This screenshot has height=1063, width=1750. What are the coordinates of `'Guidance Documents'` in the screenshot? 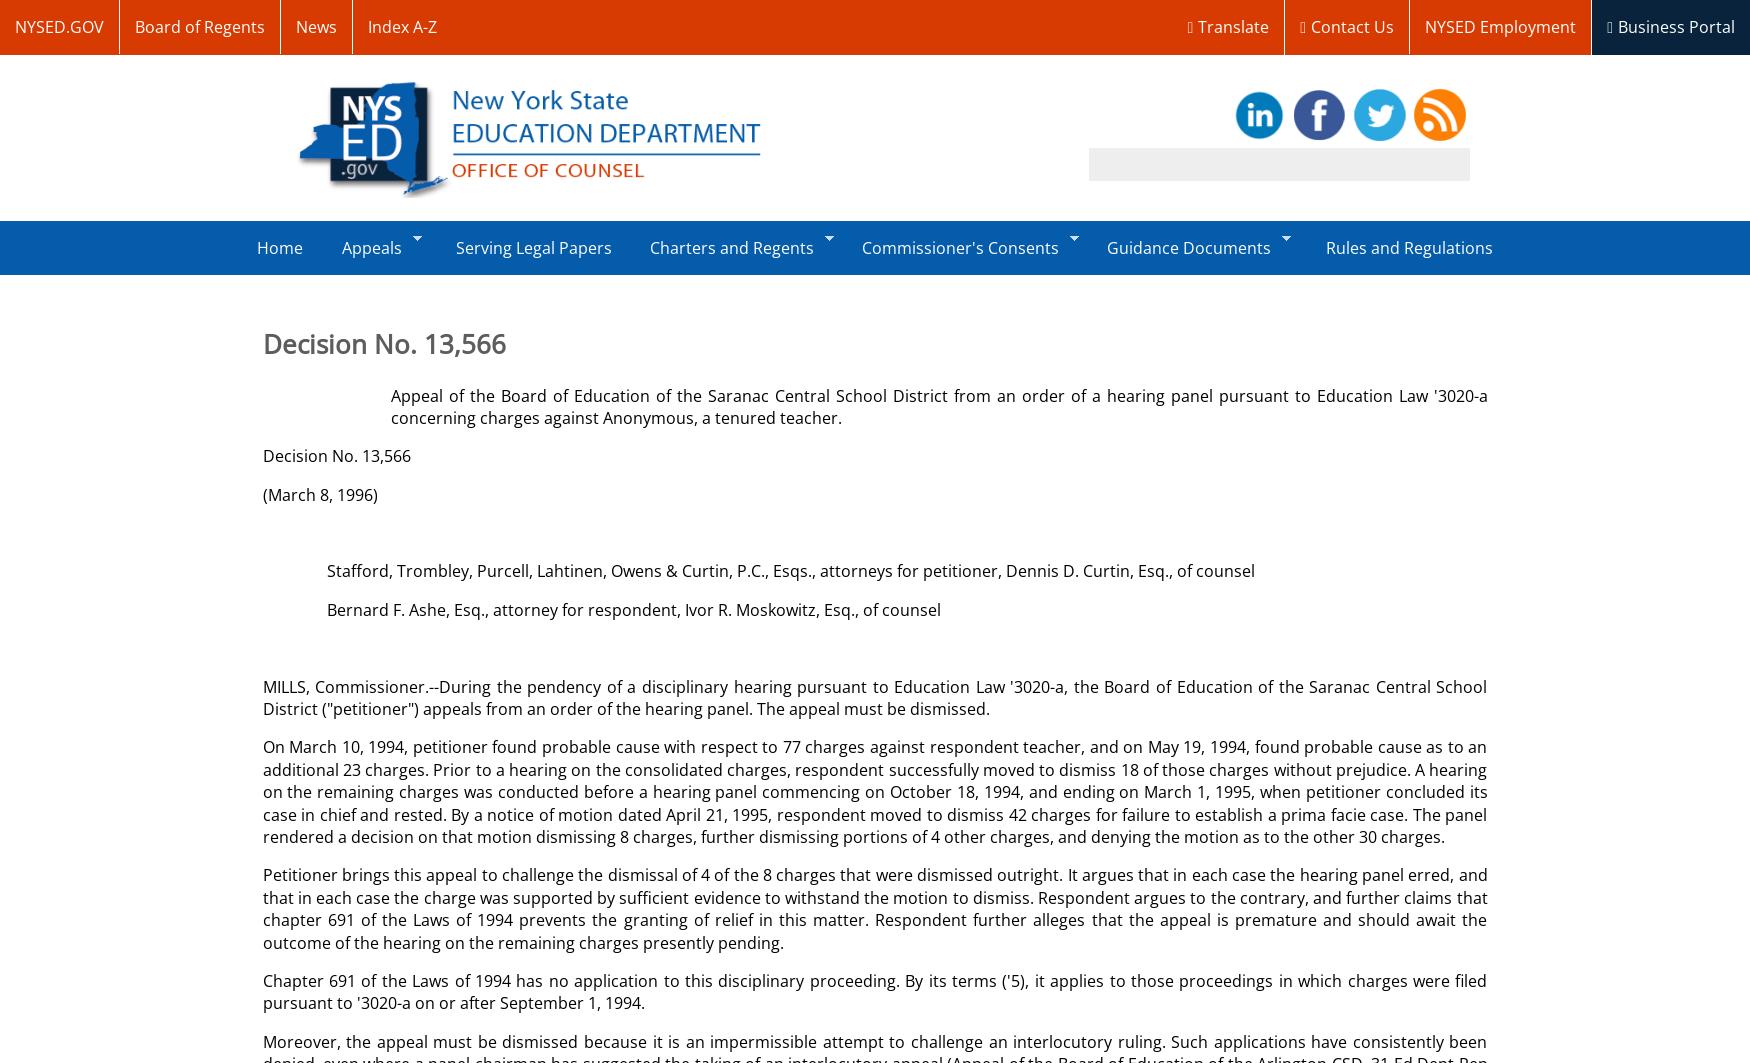 It's located at (1188, 247).